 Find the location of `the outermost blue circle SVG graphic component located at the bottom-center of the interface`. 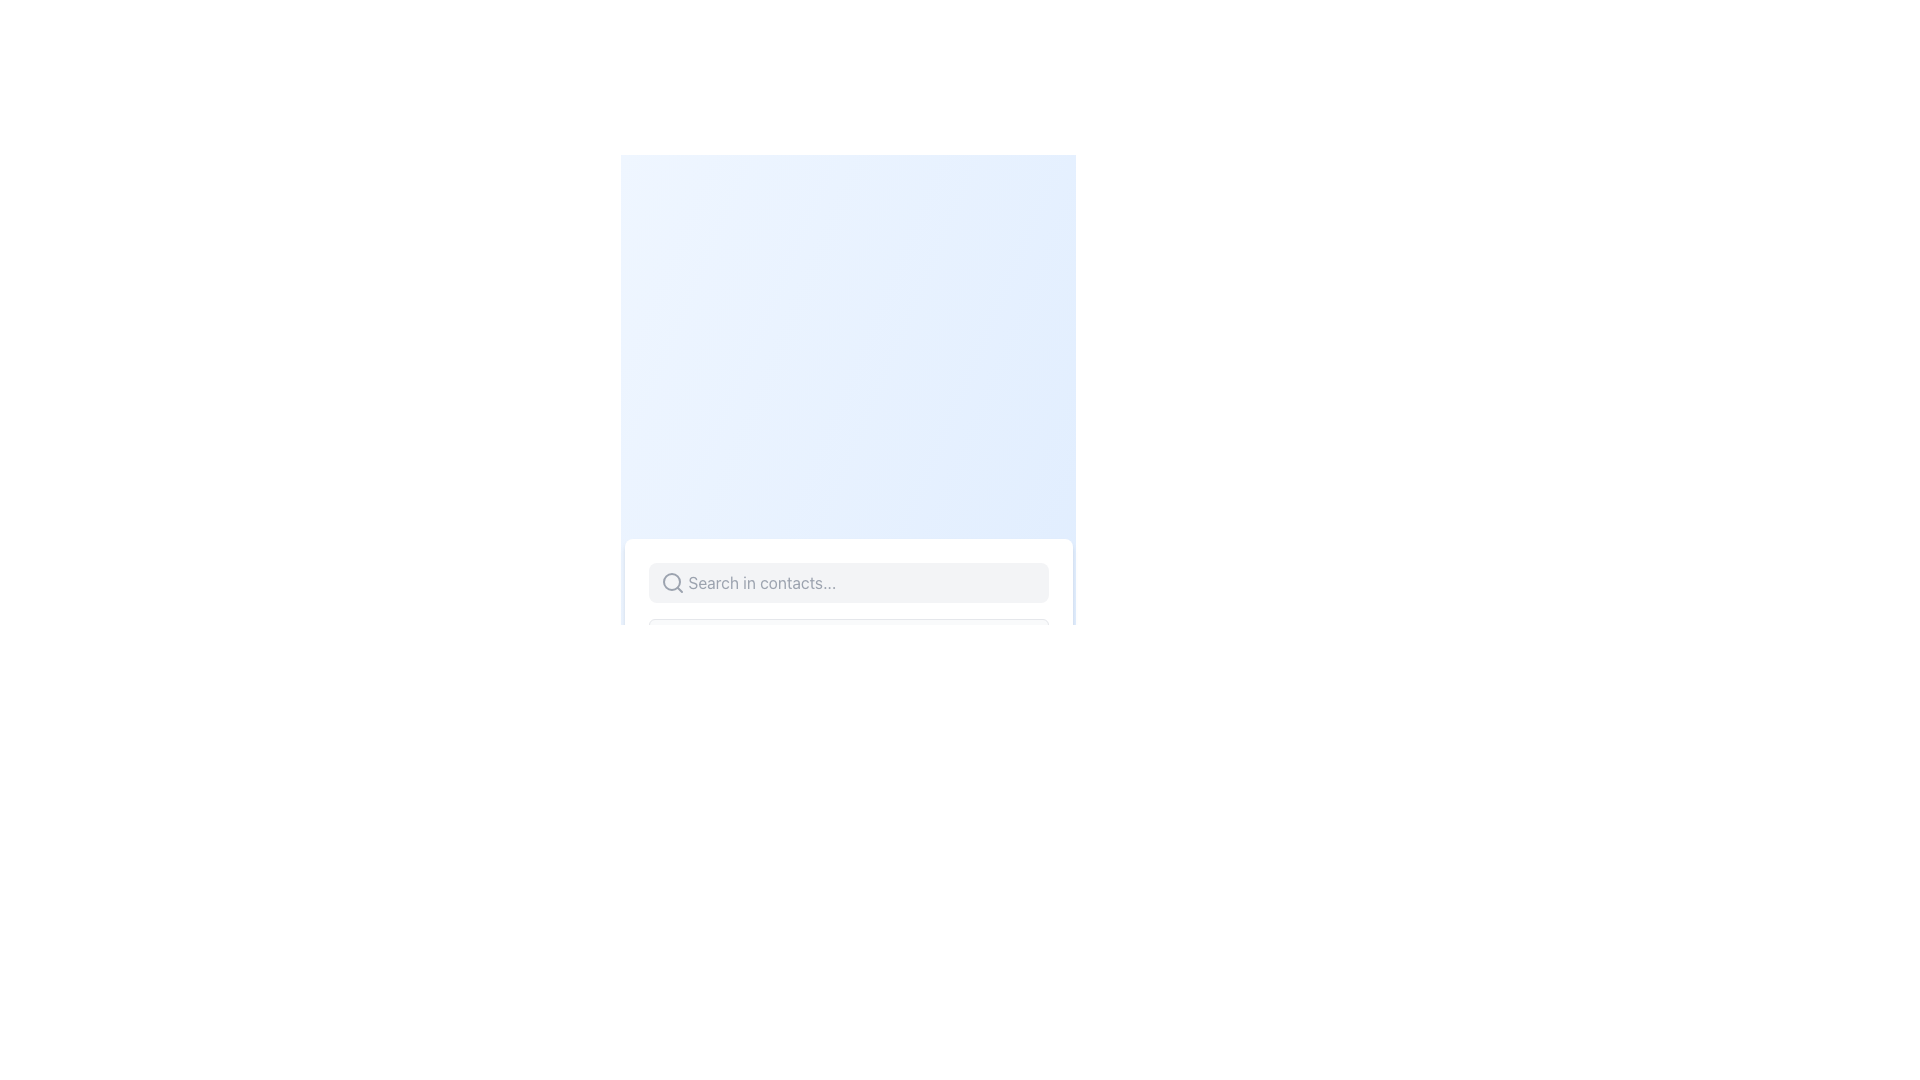

the outermost blue circle SVG graphic component located at the bottom-center of the interface is located at coordinates (681, 722).